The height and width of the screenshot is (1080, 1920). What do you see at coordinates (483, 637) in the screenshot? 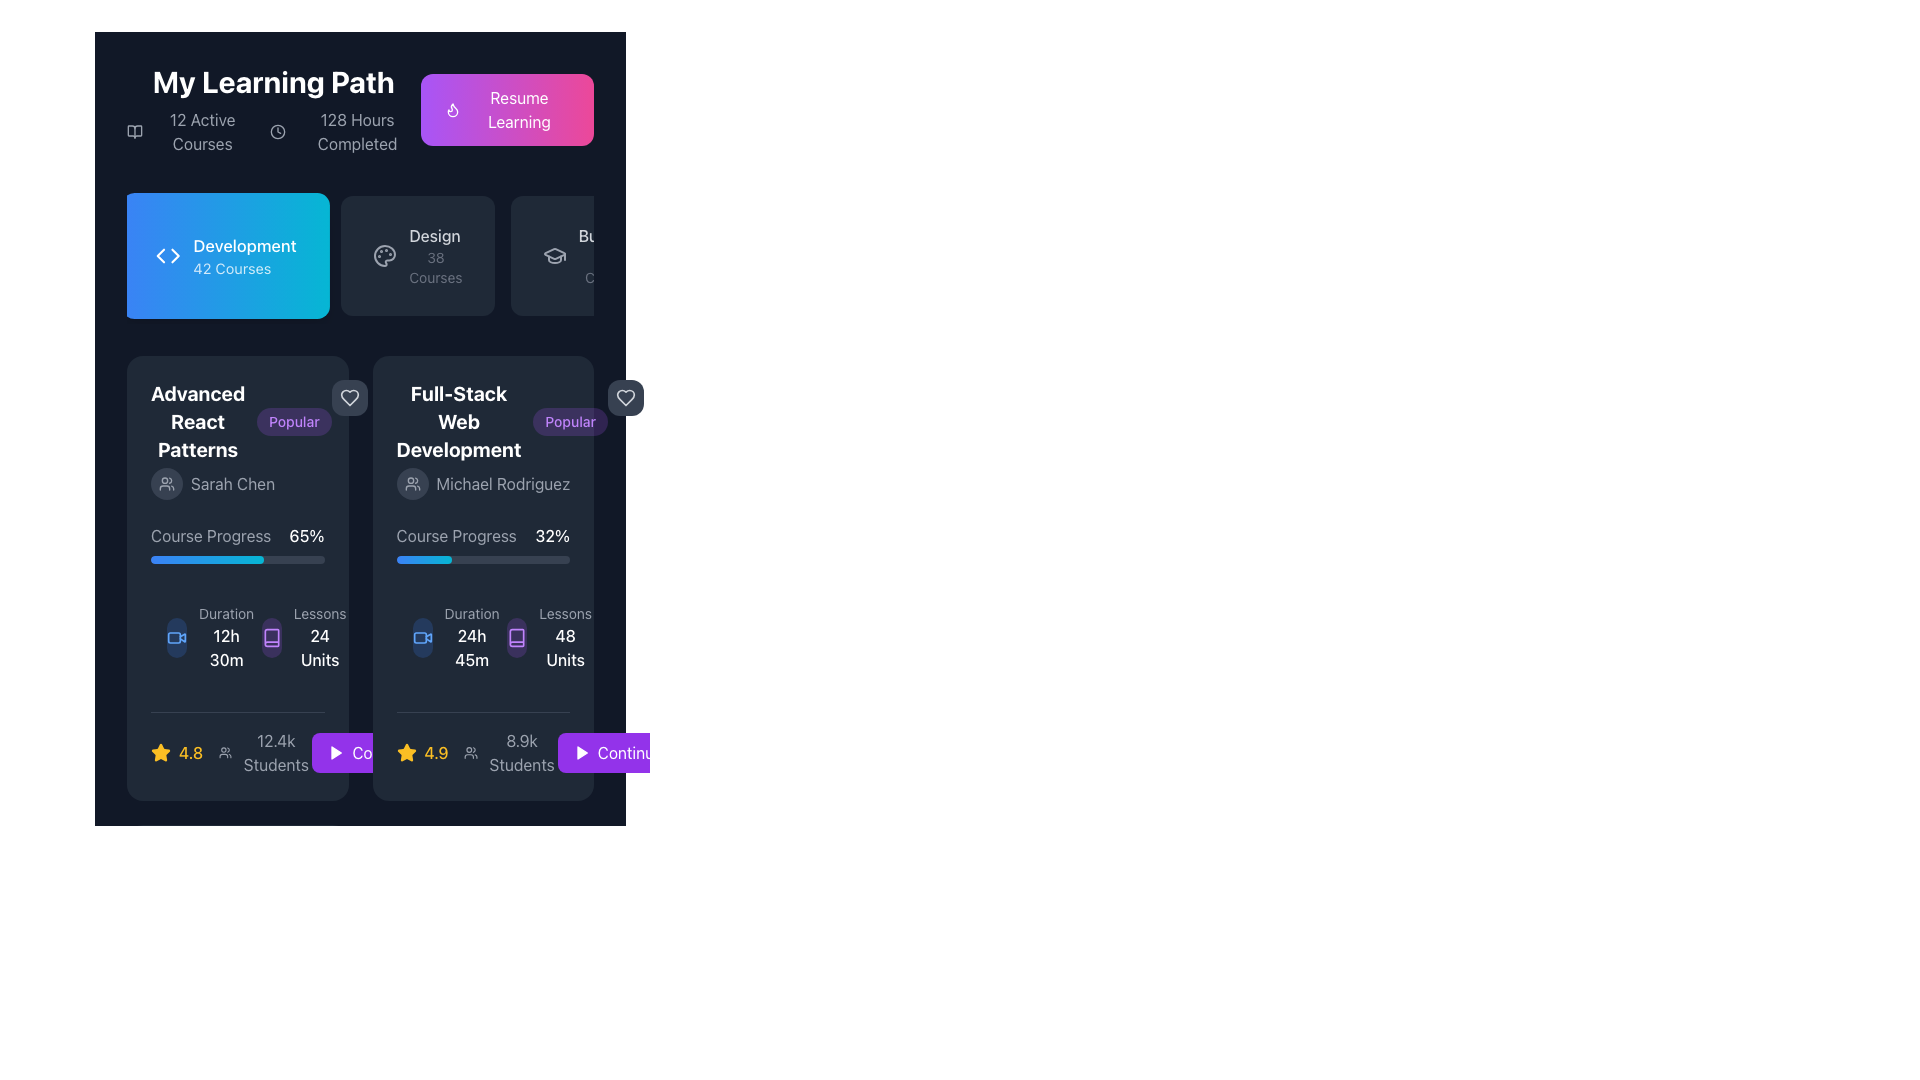
I see `displayed course duration information, which includes an icon resembling a video camera and the text 'Duration' in small gray font followed by '24h 45m' in bold white font, located in the 'Full-Stack Web Development' course section` at bounding box center [483, 637].